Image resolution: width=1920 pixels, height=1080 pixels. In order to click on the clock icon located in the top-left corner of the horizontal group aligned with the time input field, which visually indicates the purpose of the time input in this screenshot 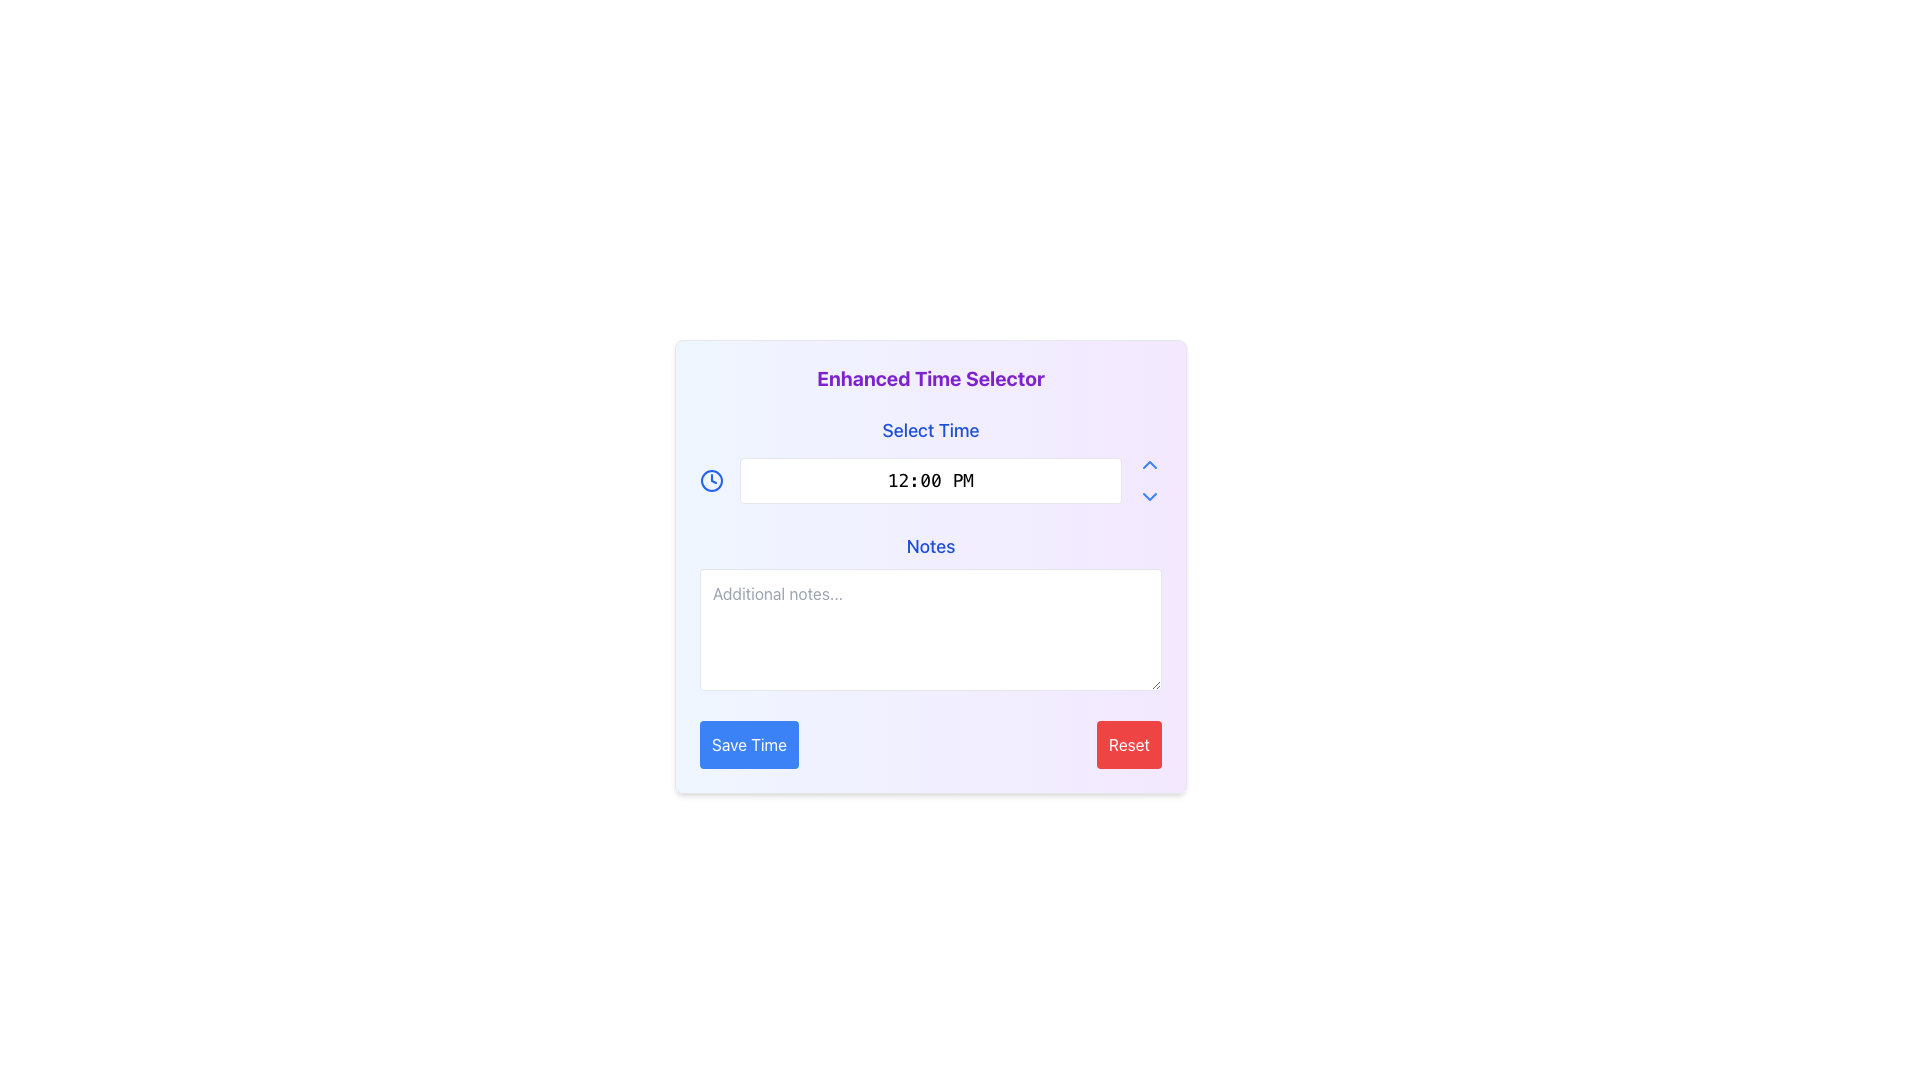, I will do `click(711, 481)`.